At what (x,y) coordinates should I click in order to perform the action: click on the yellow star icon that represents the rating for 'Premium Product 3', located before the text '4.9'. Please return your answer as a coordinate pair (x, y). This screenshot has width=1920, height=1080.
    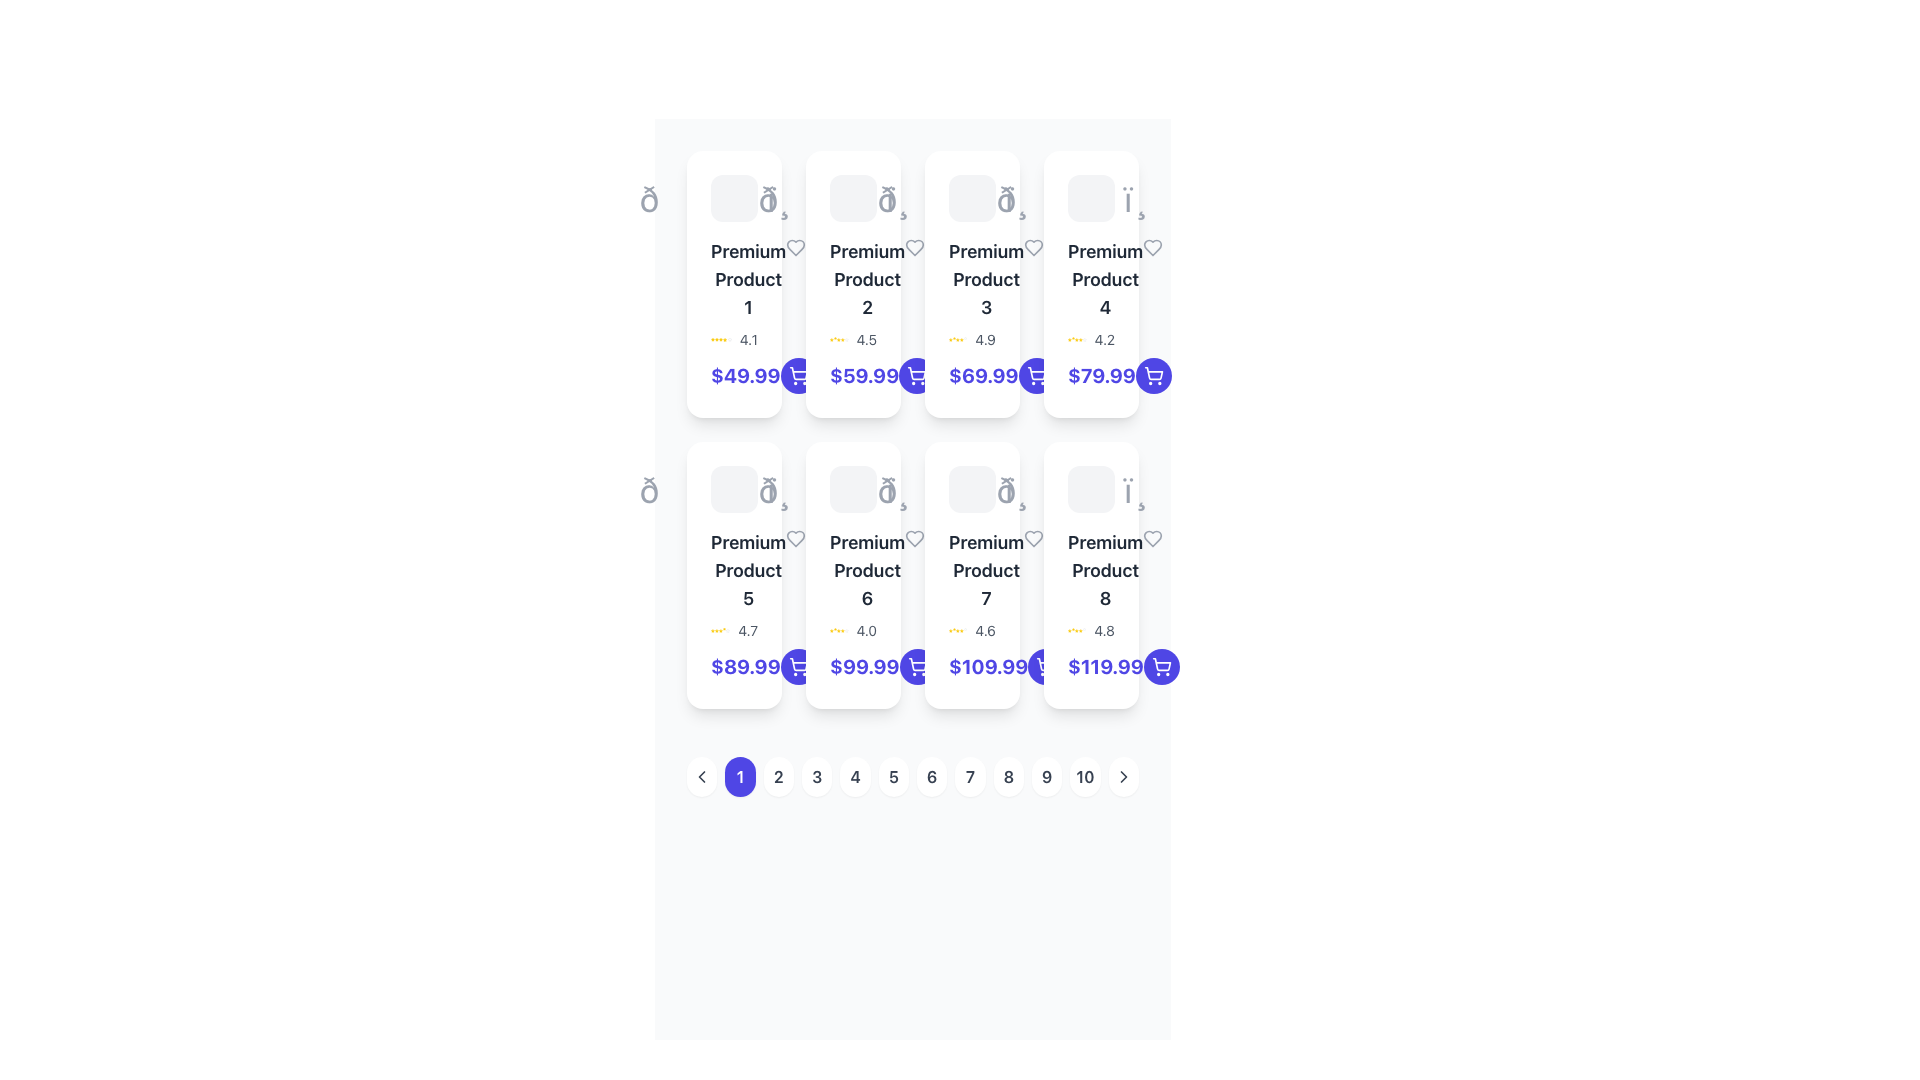
    Looking at the image, I should click on (949, 338).